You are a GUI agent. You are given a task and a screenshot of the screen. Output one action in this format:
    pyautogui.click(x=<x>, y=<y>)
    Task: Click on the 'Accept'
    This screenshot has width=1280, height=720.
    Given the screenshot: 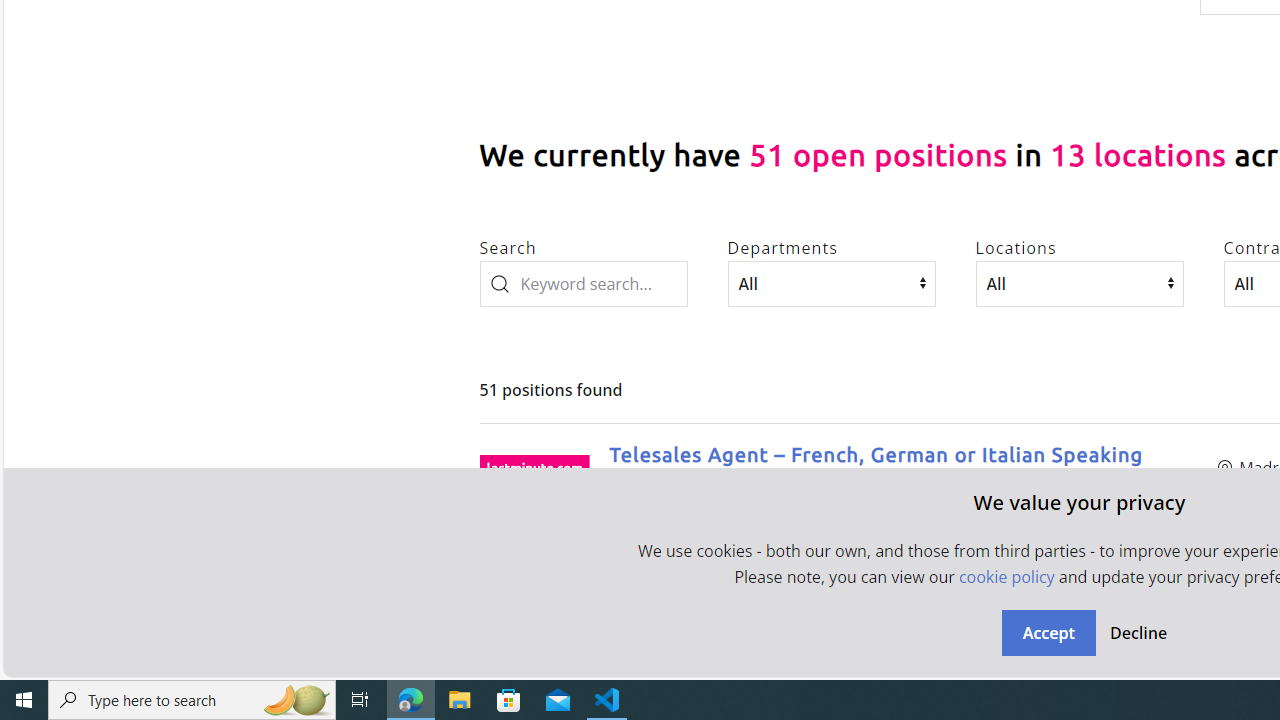 What is the action you would take?
    pyautogui.click(x=1047, y=632)
    